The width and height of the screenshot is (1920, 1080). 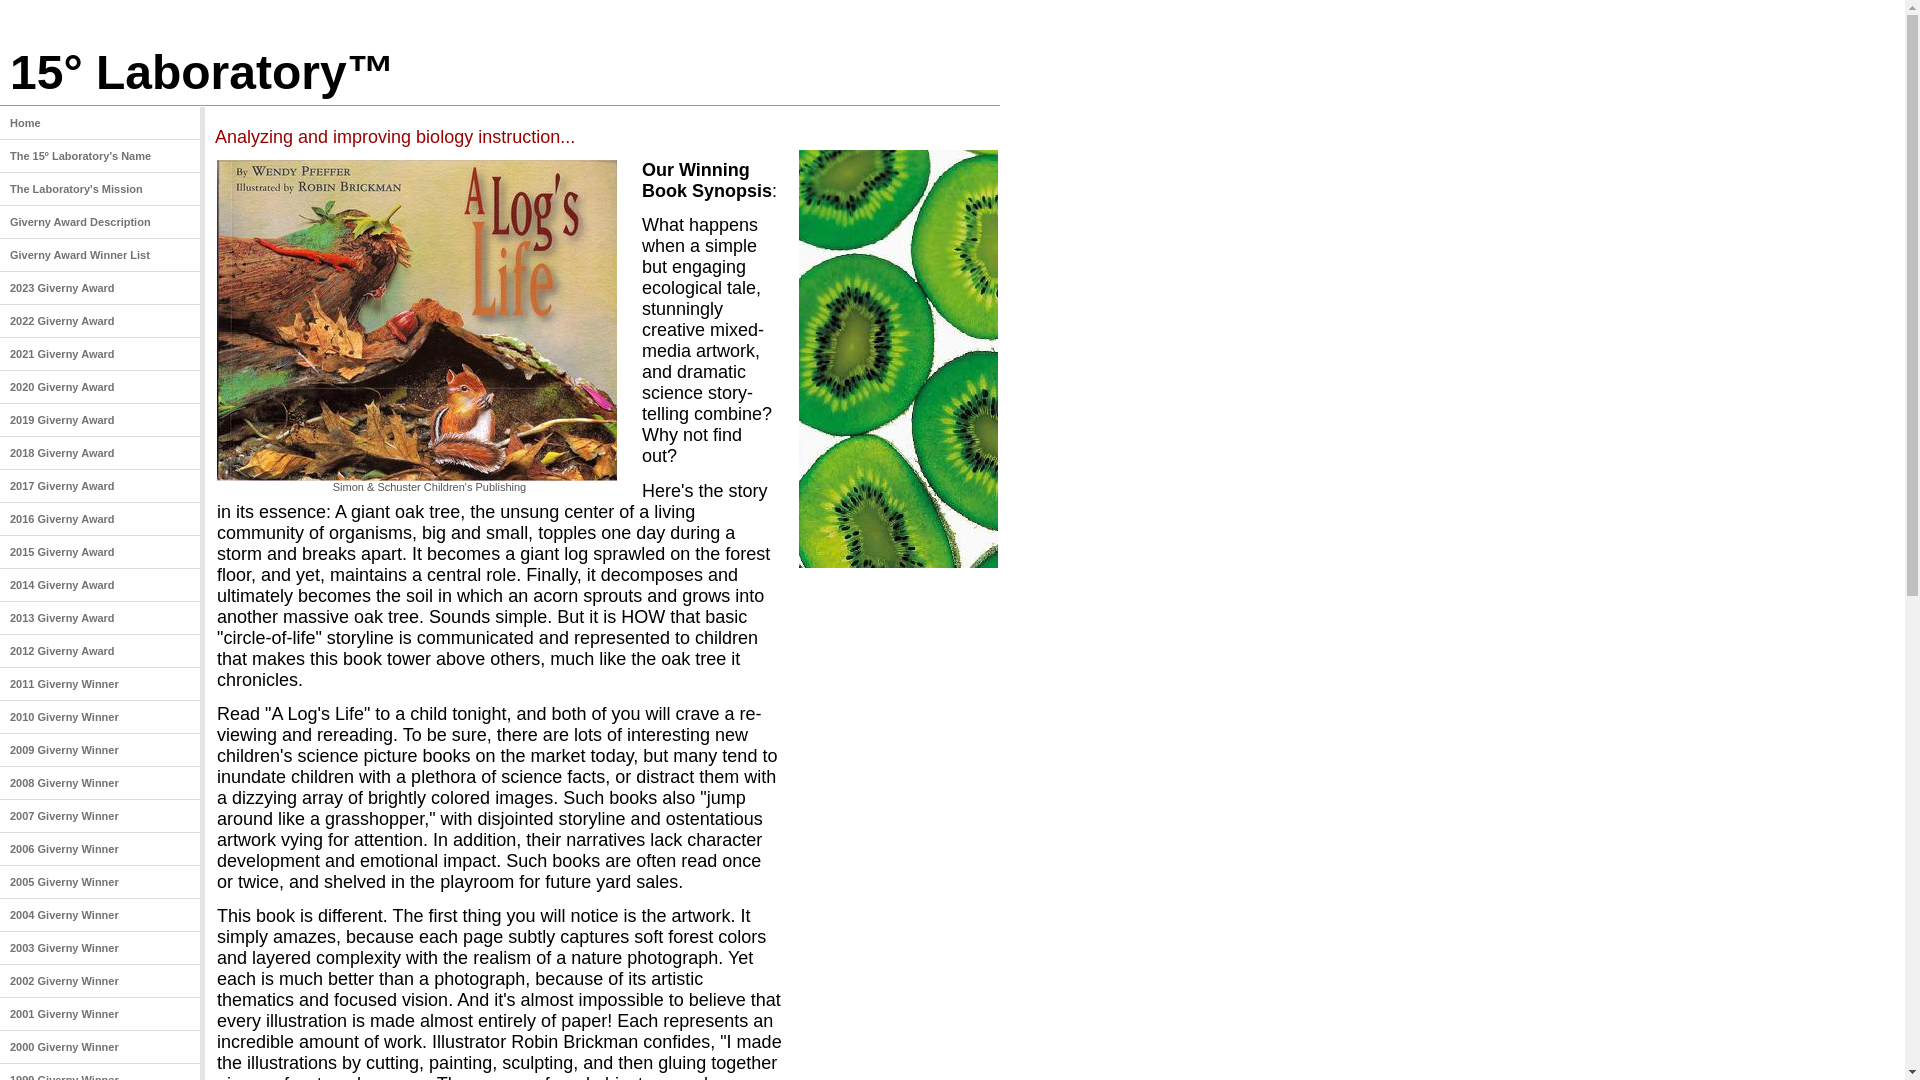 I want to click on 'Giverny Award Winner List', so click(x=99, y=254).